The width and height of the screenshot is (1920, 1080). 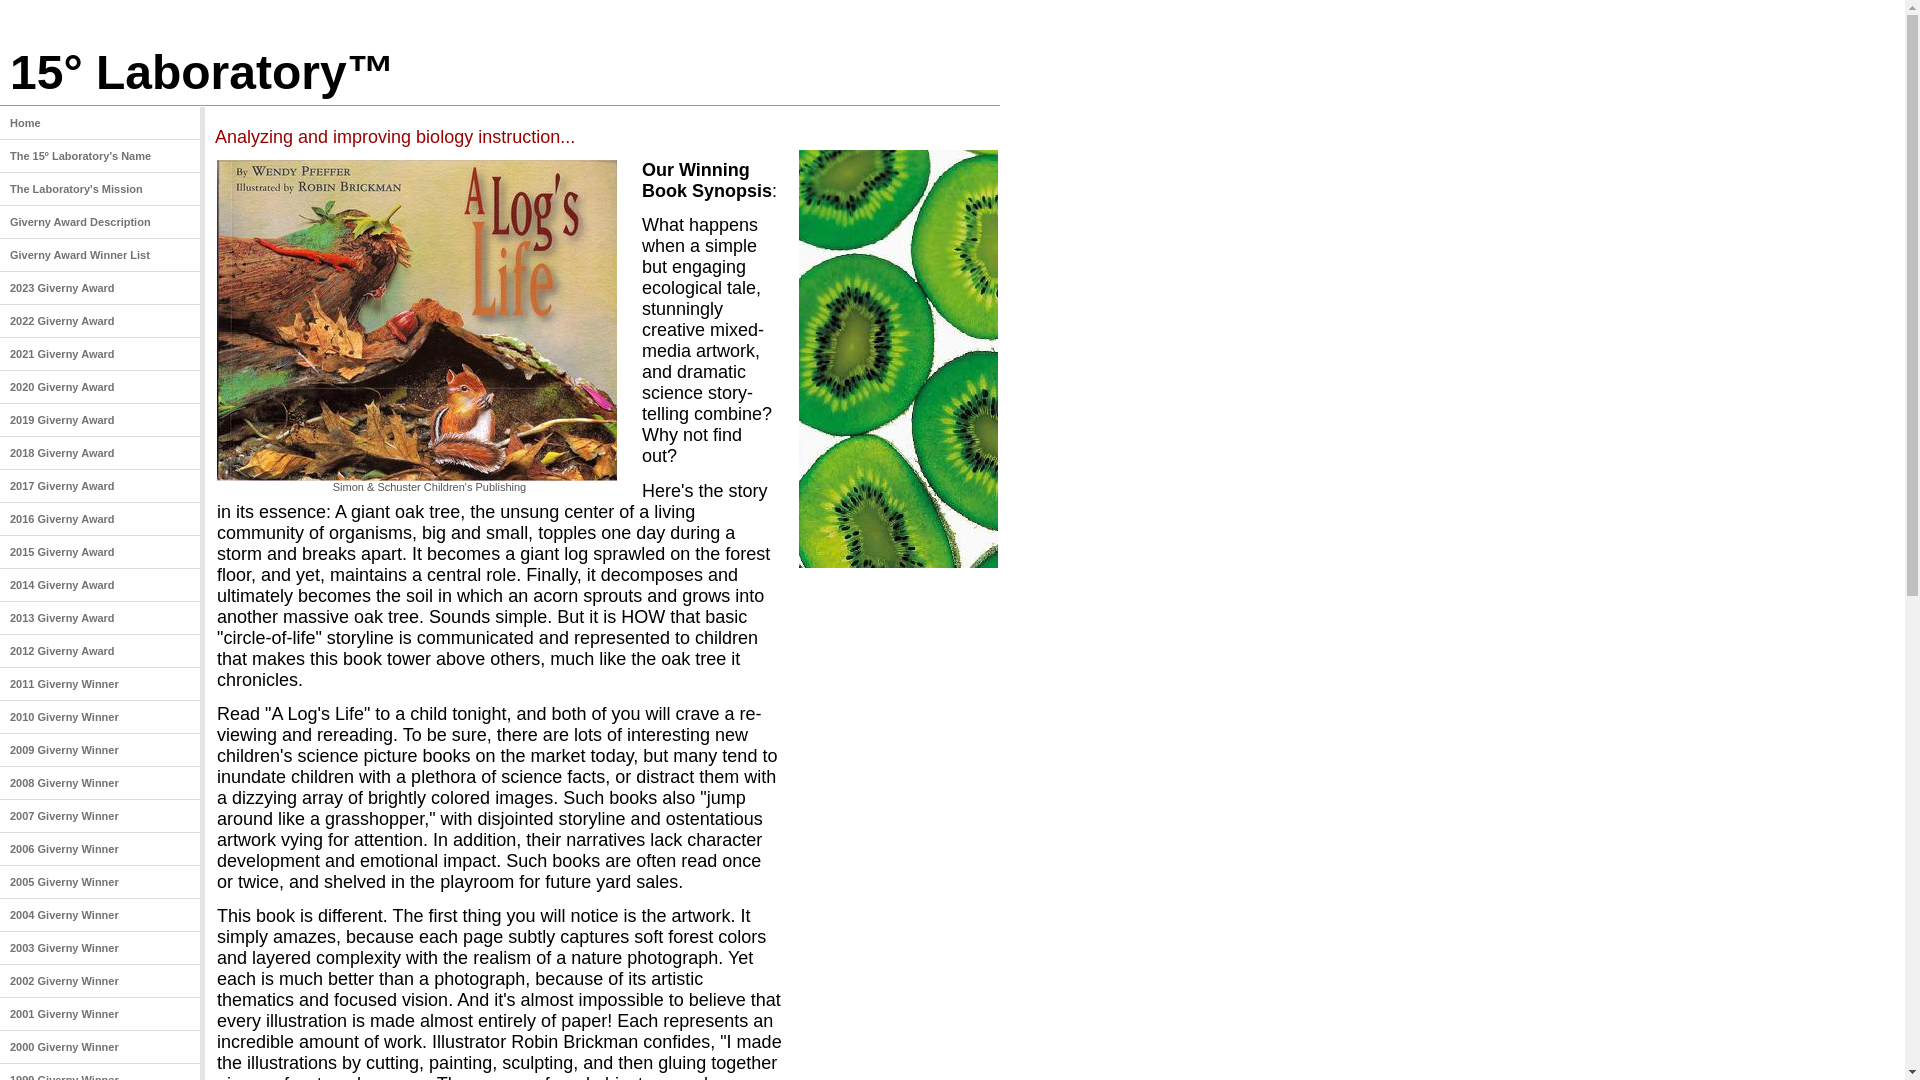 I want to click on 'Giverny Award Winner List', so click(x=99, y=254).